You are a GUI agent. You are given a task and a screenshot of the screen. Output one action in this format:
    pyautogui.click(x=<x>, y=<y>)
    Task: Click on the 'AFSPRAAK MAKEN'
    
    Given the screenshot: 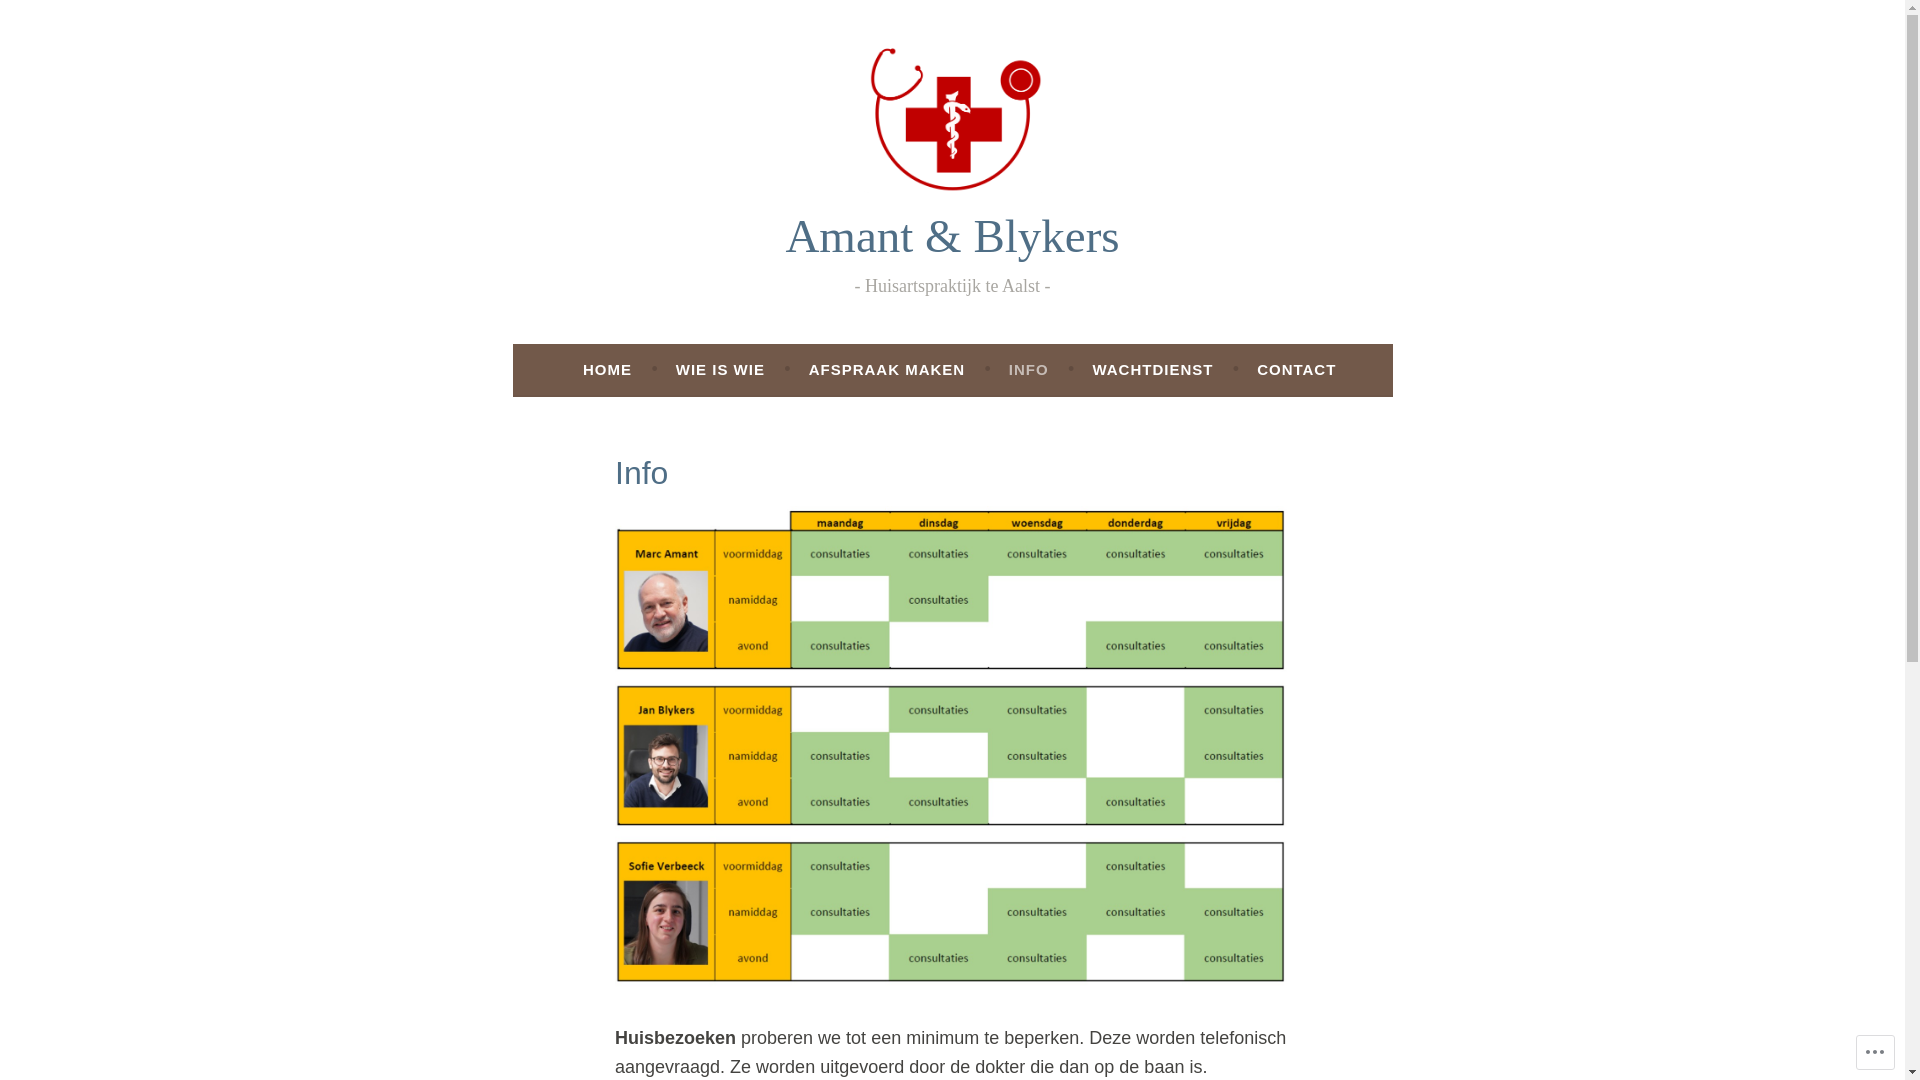 What is the action you would take?
    pyautogui.click(x=886, y=370)
    